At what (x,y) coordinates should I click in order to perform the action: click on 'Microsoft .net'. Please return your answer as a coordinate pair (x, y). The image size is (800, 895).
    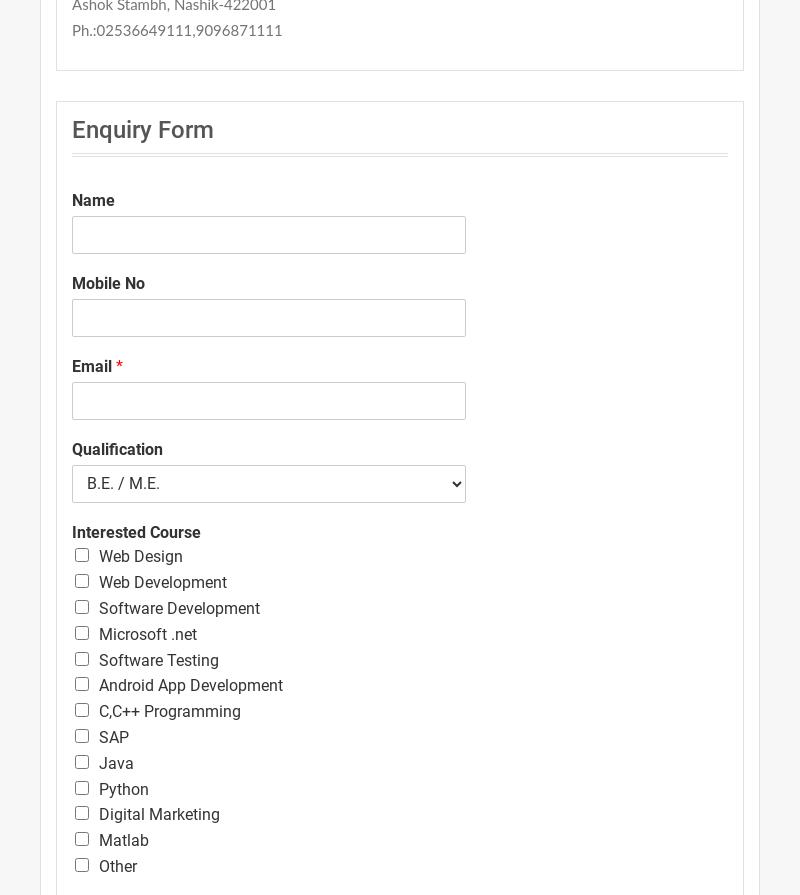
    Looking at the image, I should click on (148, 632).